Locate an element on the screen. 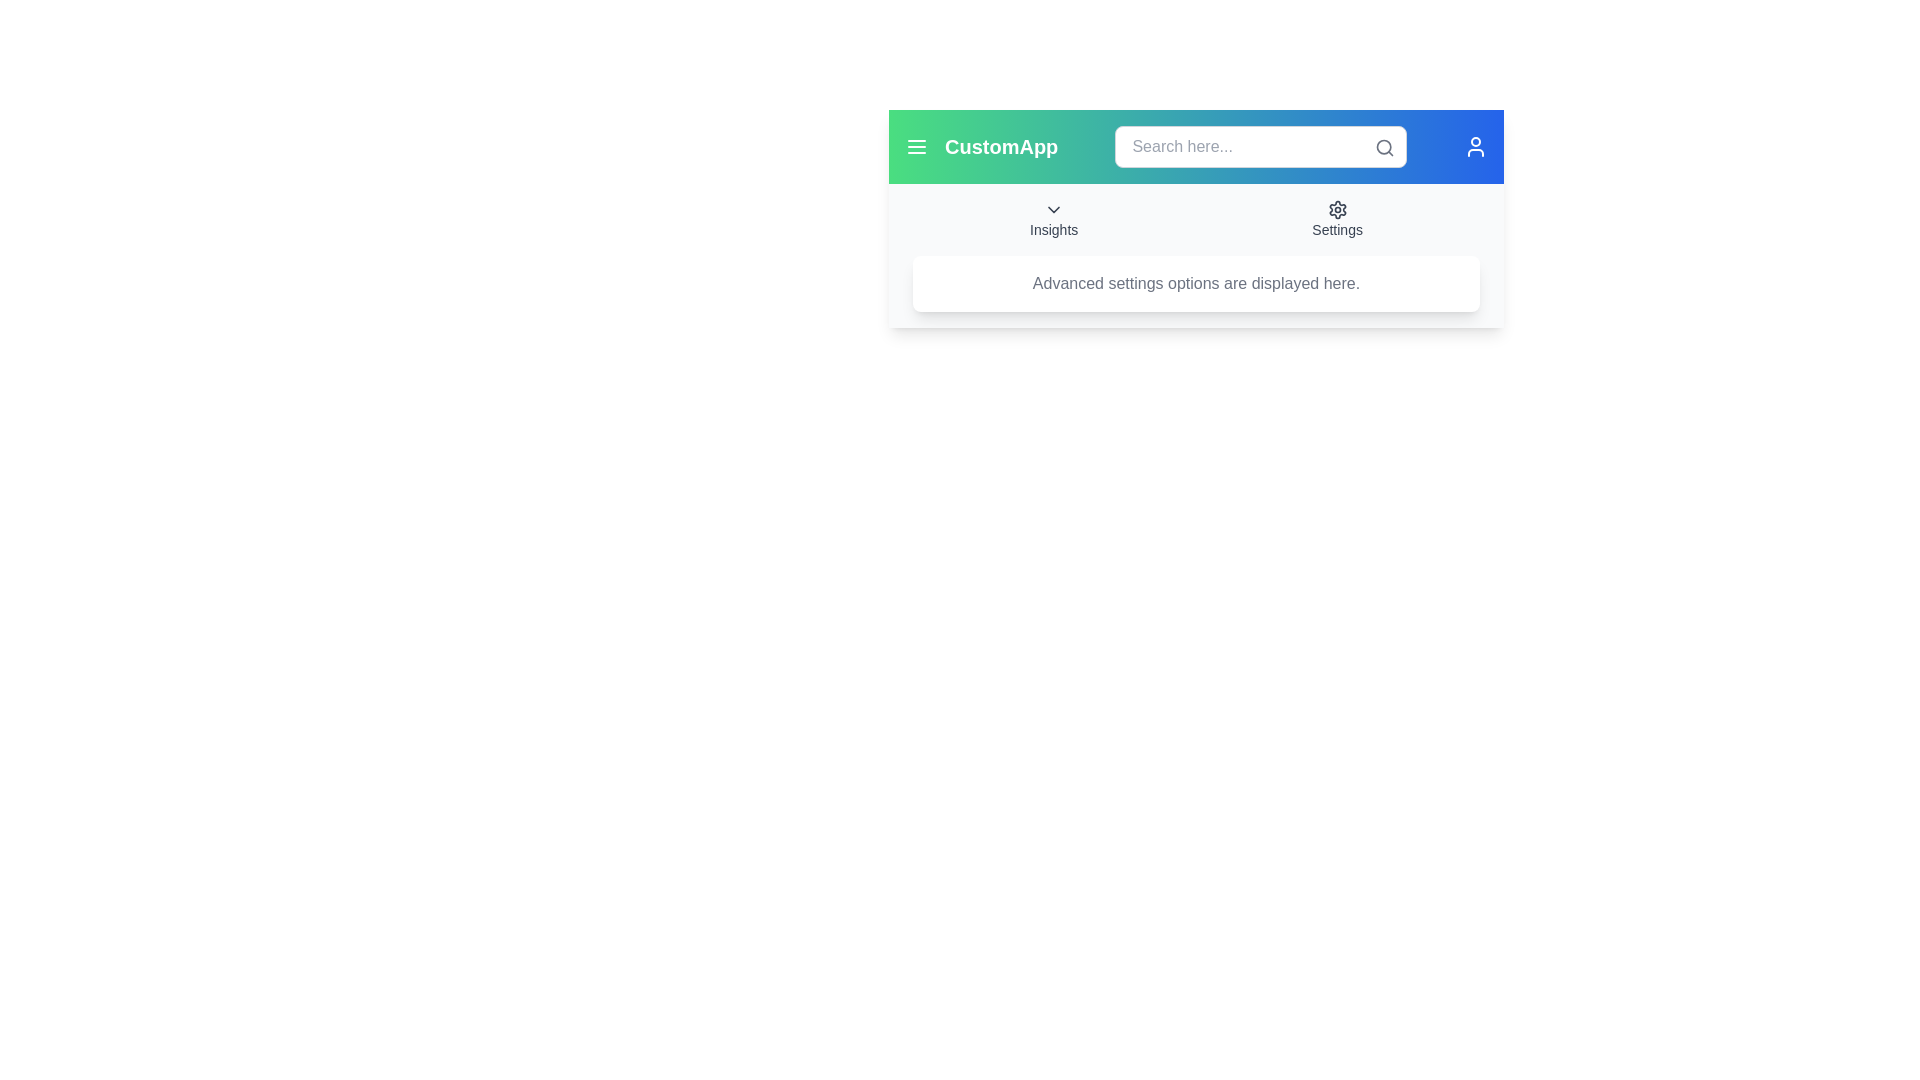 This screenshot has height=1080, width=1920. the settings icon located in the top-right corner of the application is located at coordinates (1337, 209).